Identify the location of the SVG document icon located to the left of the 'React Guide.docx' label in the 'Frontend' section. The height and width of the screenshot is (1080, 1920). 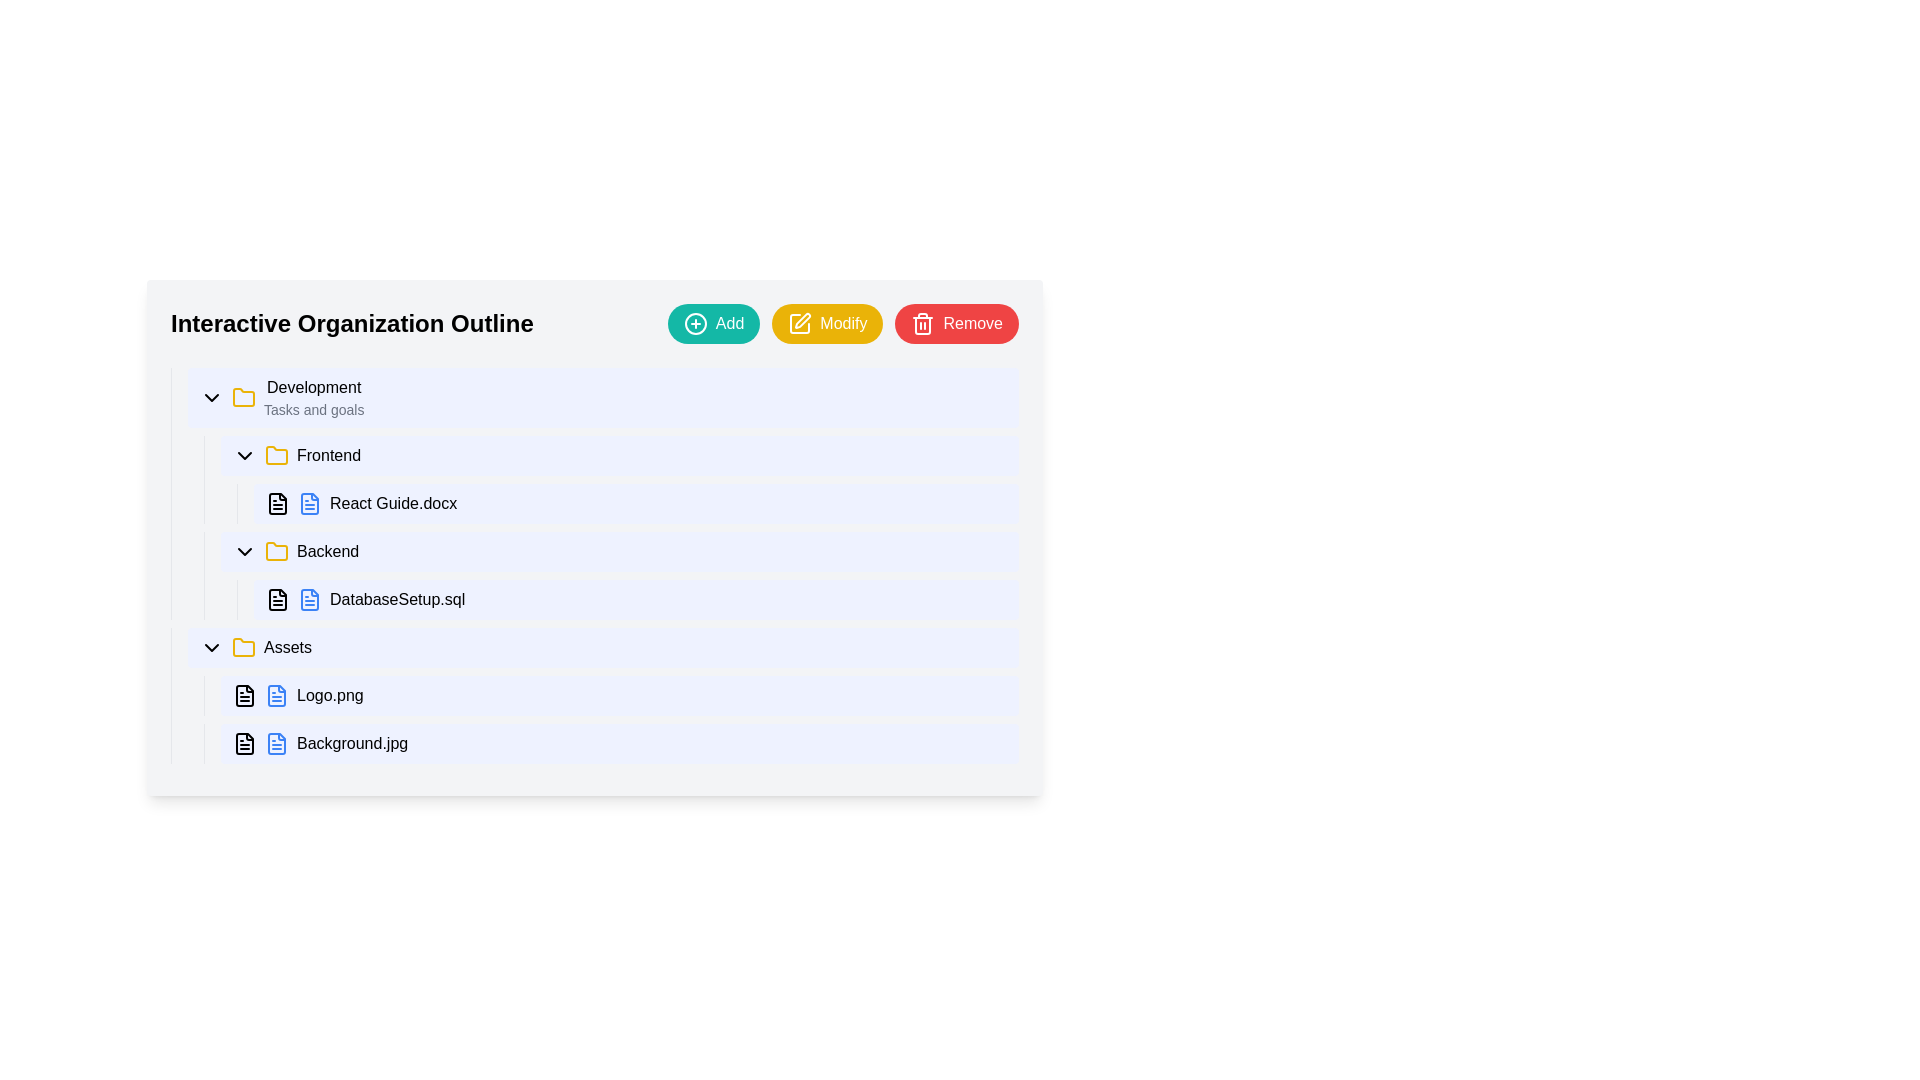
(277, 503).